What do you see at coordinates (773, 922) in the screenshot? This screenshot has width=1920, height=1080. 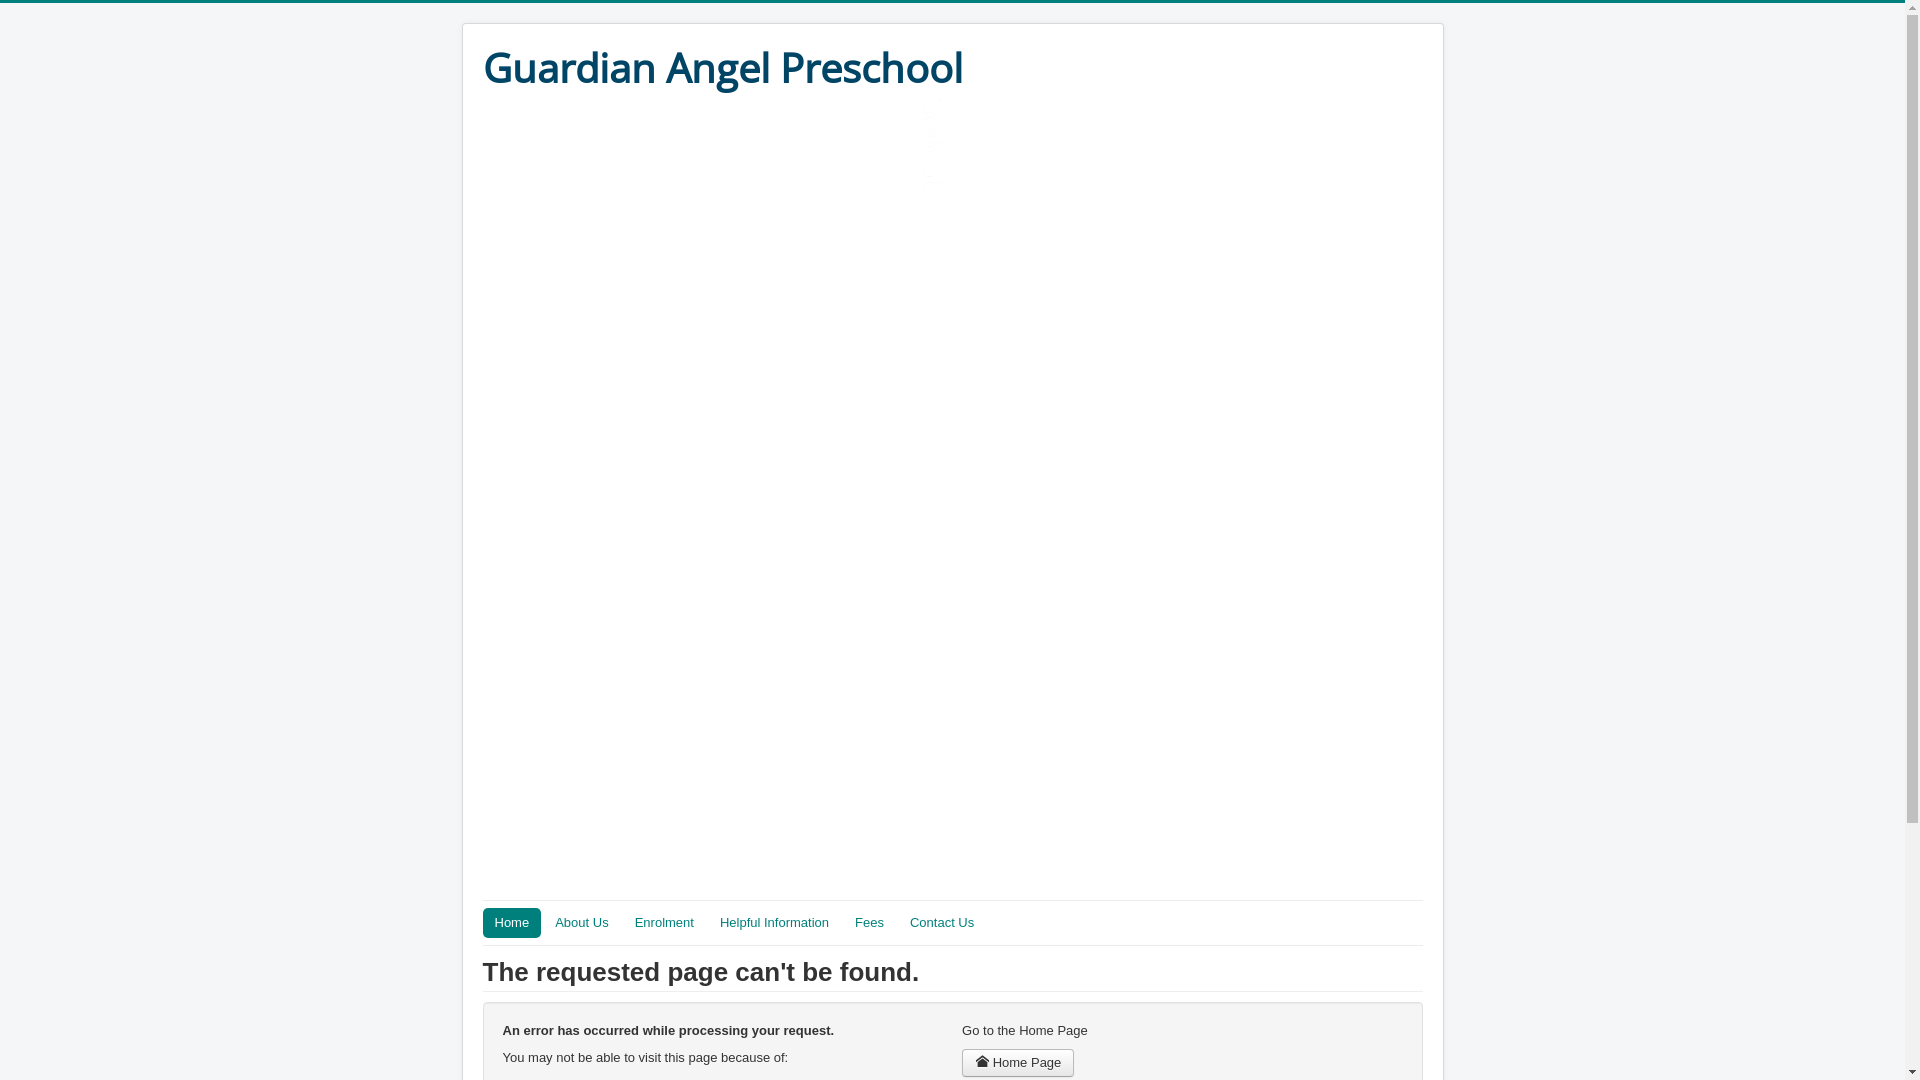 I see `'Helpful Information'` at bounding box center [773, 922].